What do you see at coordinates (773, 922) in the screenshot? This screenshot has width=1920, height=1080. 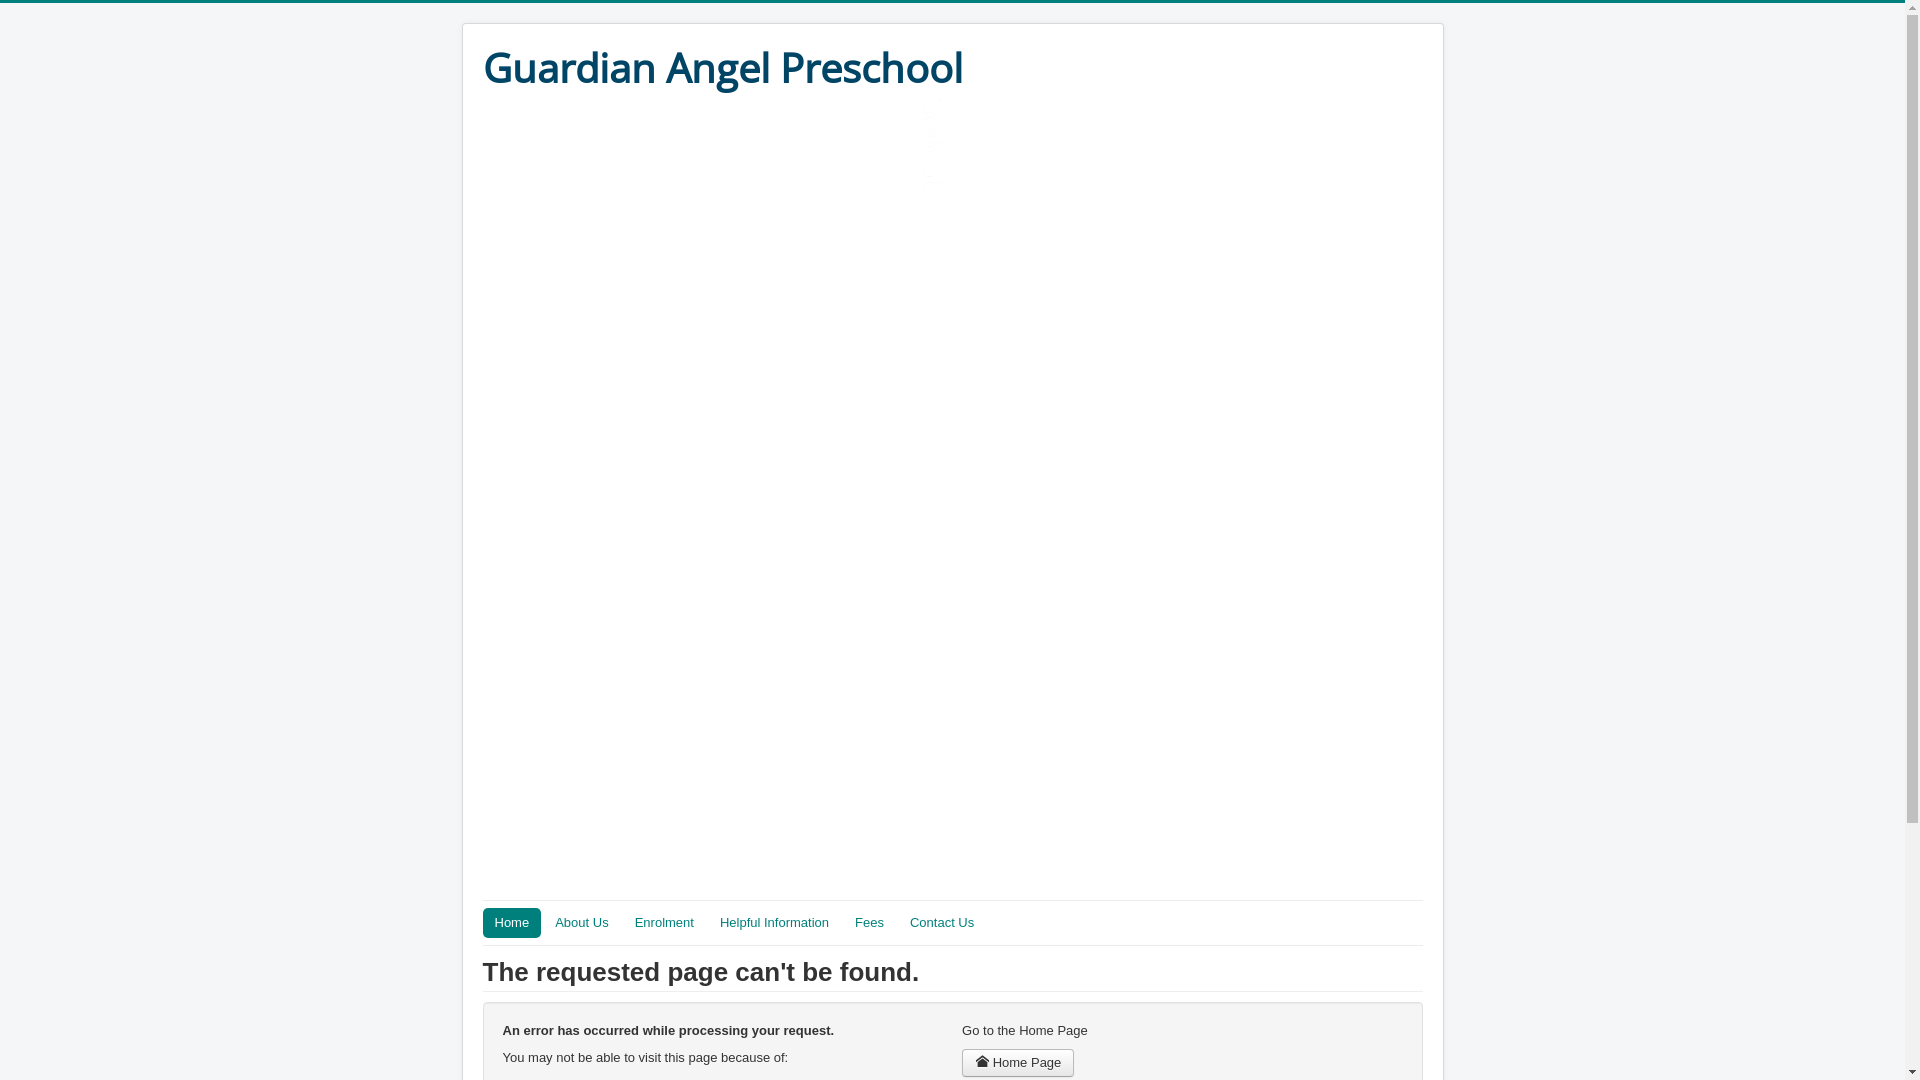 I see `'Helpful Information'` at bounding box center [773, 922].